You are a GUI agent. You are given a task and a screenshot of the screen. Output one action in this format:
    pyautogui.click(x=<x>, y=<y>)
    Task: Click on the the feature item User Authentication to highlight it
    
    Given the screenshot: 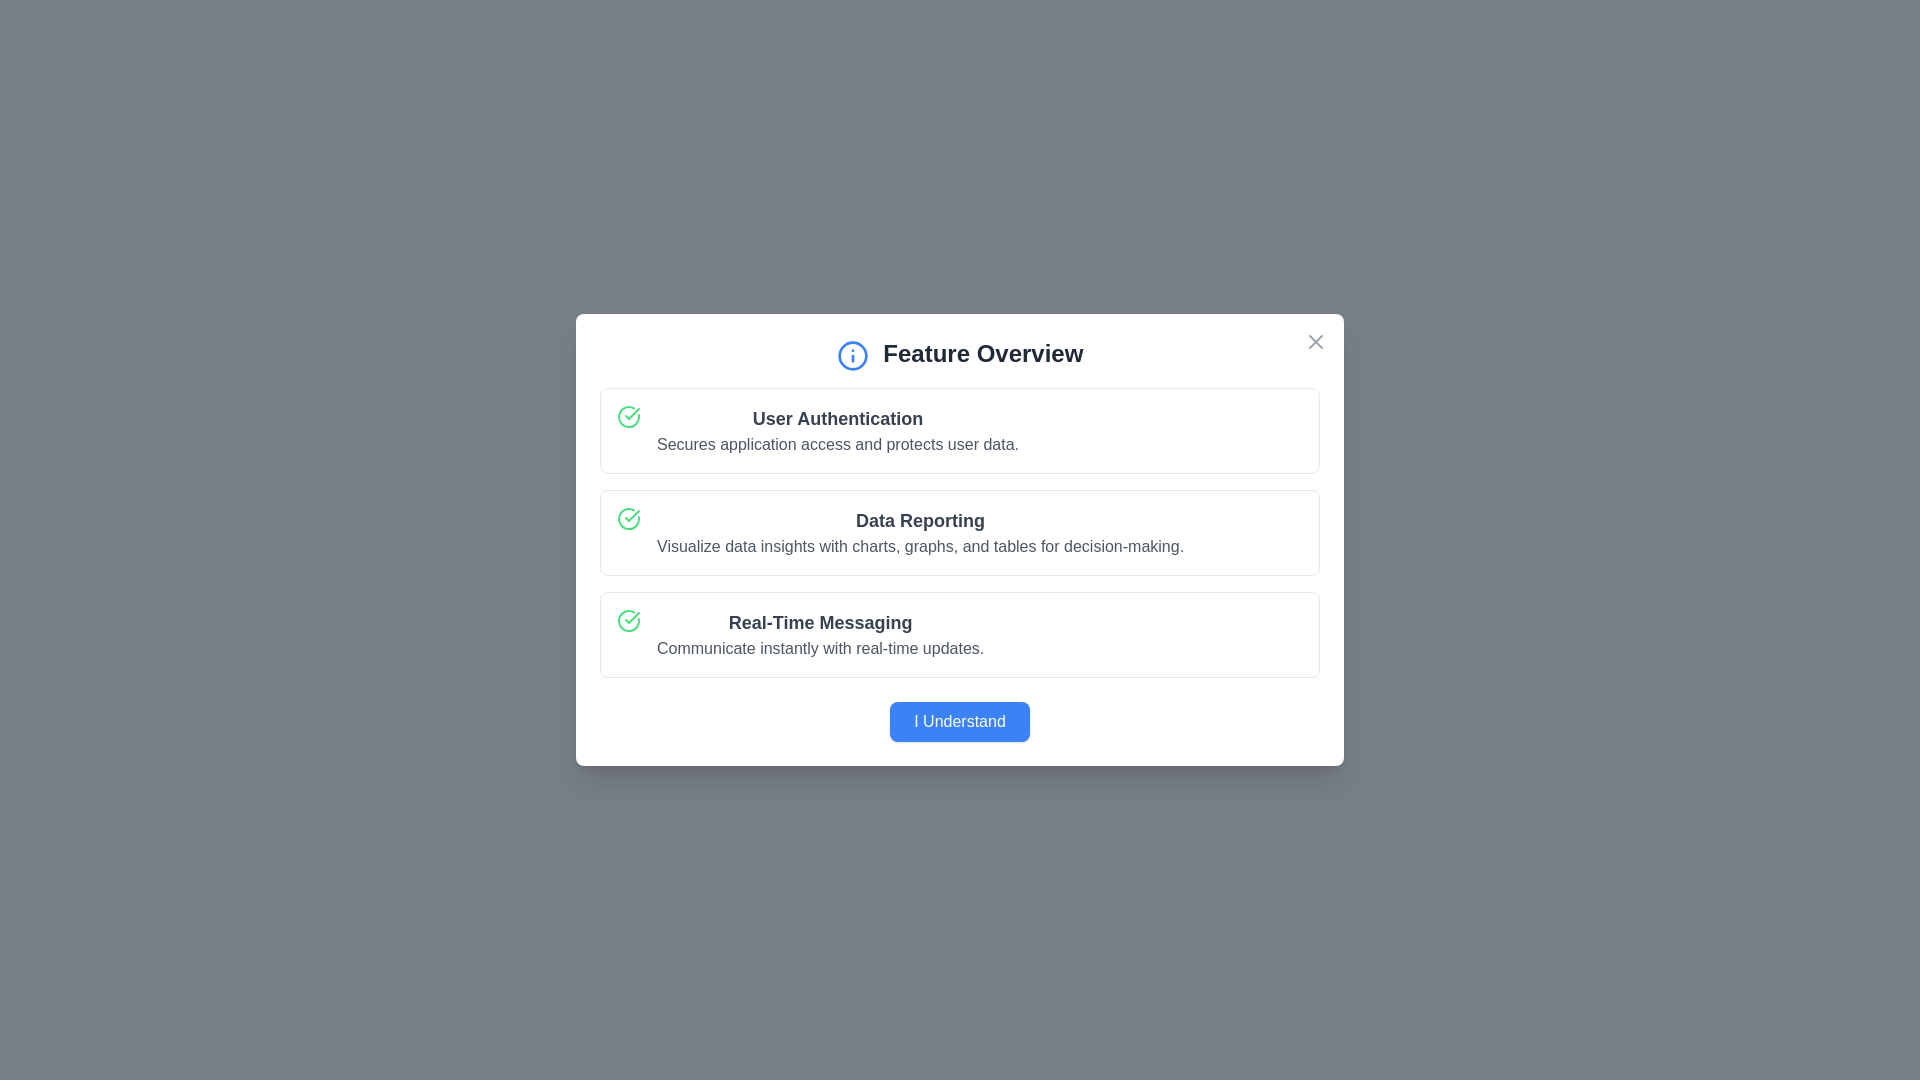 What is the action you would take?
    pyautogui.click(x=960, y=428)
    